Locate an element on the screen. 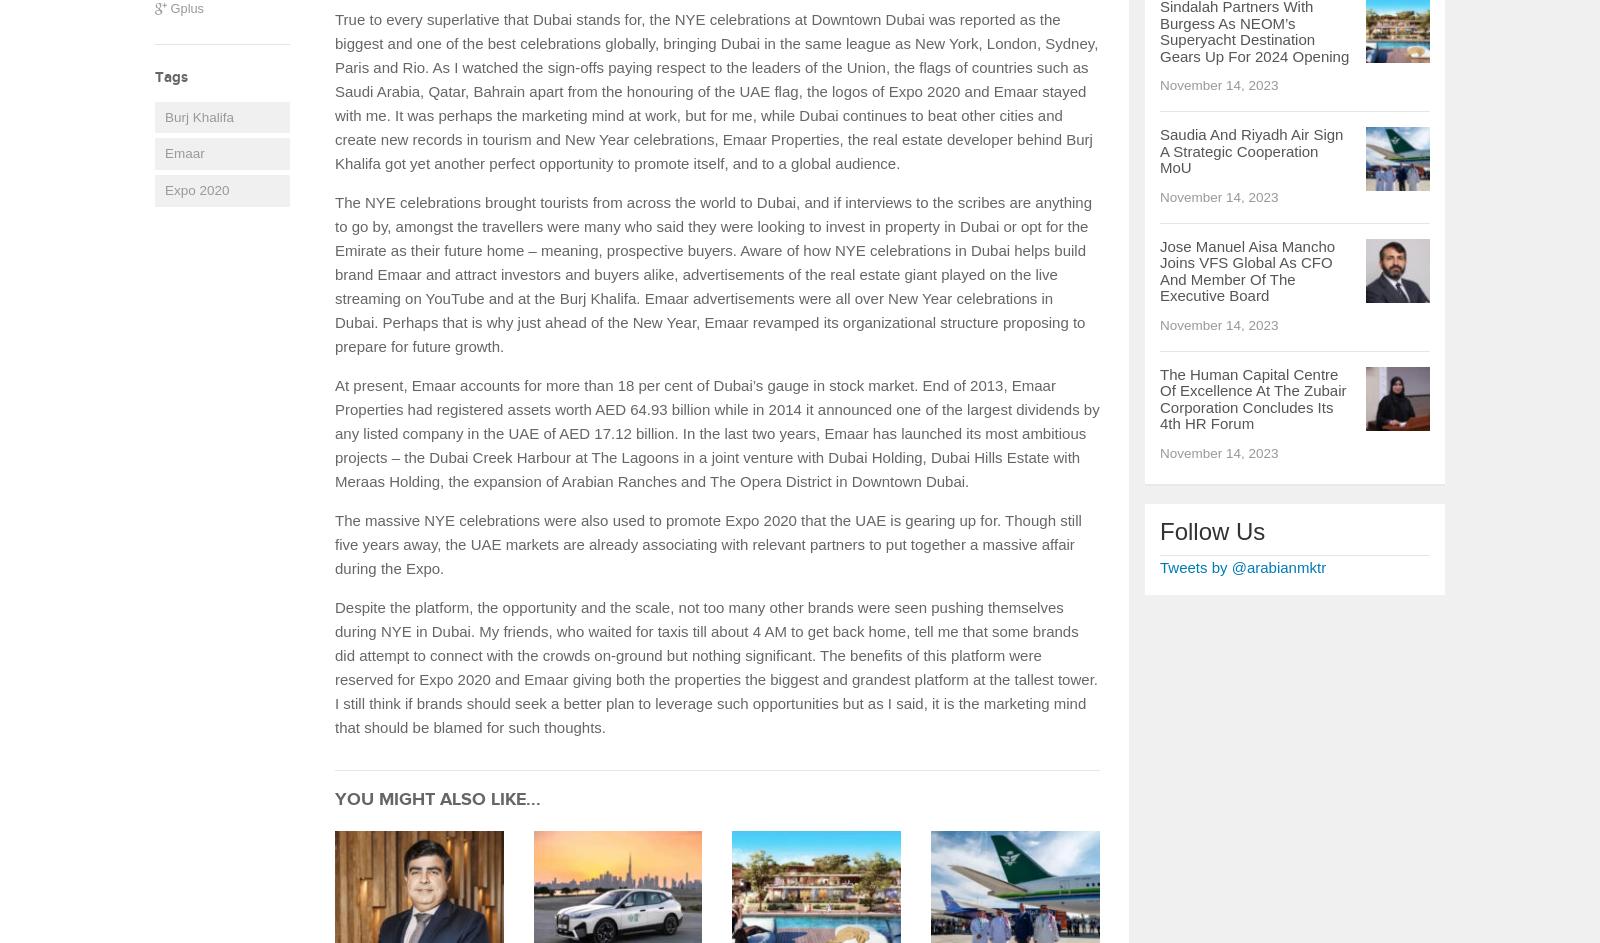  'True to every superlative that Dubai stands for, the NYE celebrations at Downtown Dubai was reported as the biggest and one of the best celebrations globally, bringing Dubai in the same league as New York, London, Sydney, Paris and Rio. As I watched the sign-offs paying respect to the leaders of the Union, the flags of countries such as Saudi Arabia, Qatar, Bahrain apart from the honouring of the UAE flag, the logos of Expo 2020 and Emaar stayed with me. It was perhaps the marketing mind at work, but for me, while Dubai continues to beat other cities and create new records in tourism and New Year celebrations, Emaar Properties, the real estate developer behind Burj Khalifa got yet another perfect opportunity to promote itself, and to a global audience.' is located at coordinates (716, 90).